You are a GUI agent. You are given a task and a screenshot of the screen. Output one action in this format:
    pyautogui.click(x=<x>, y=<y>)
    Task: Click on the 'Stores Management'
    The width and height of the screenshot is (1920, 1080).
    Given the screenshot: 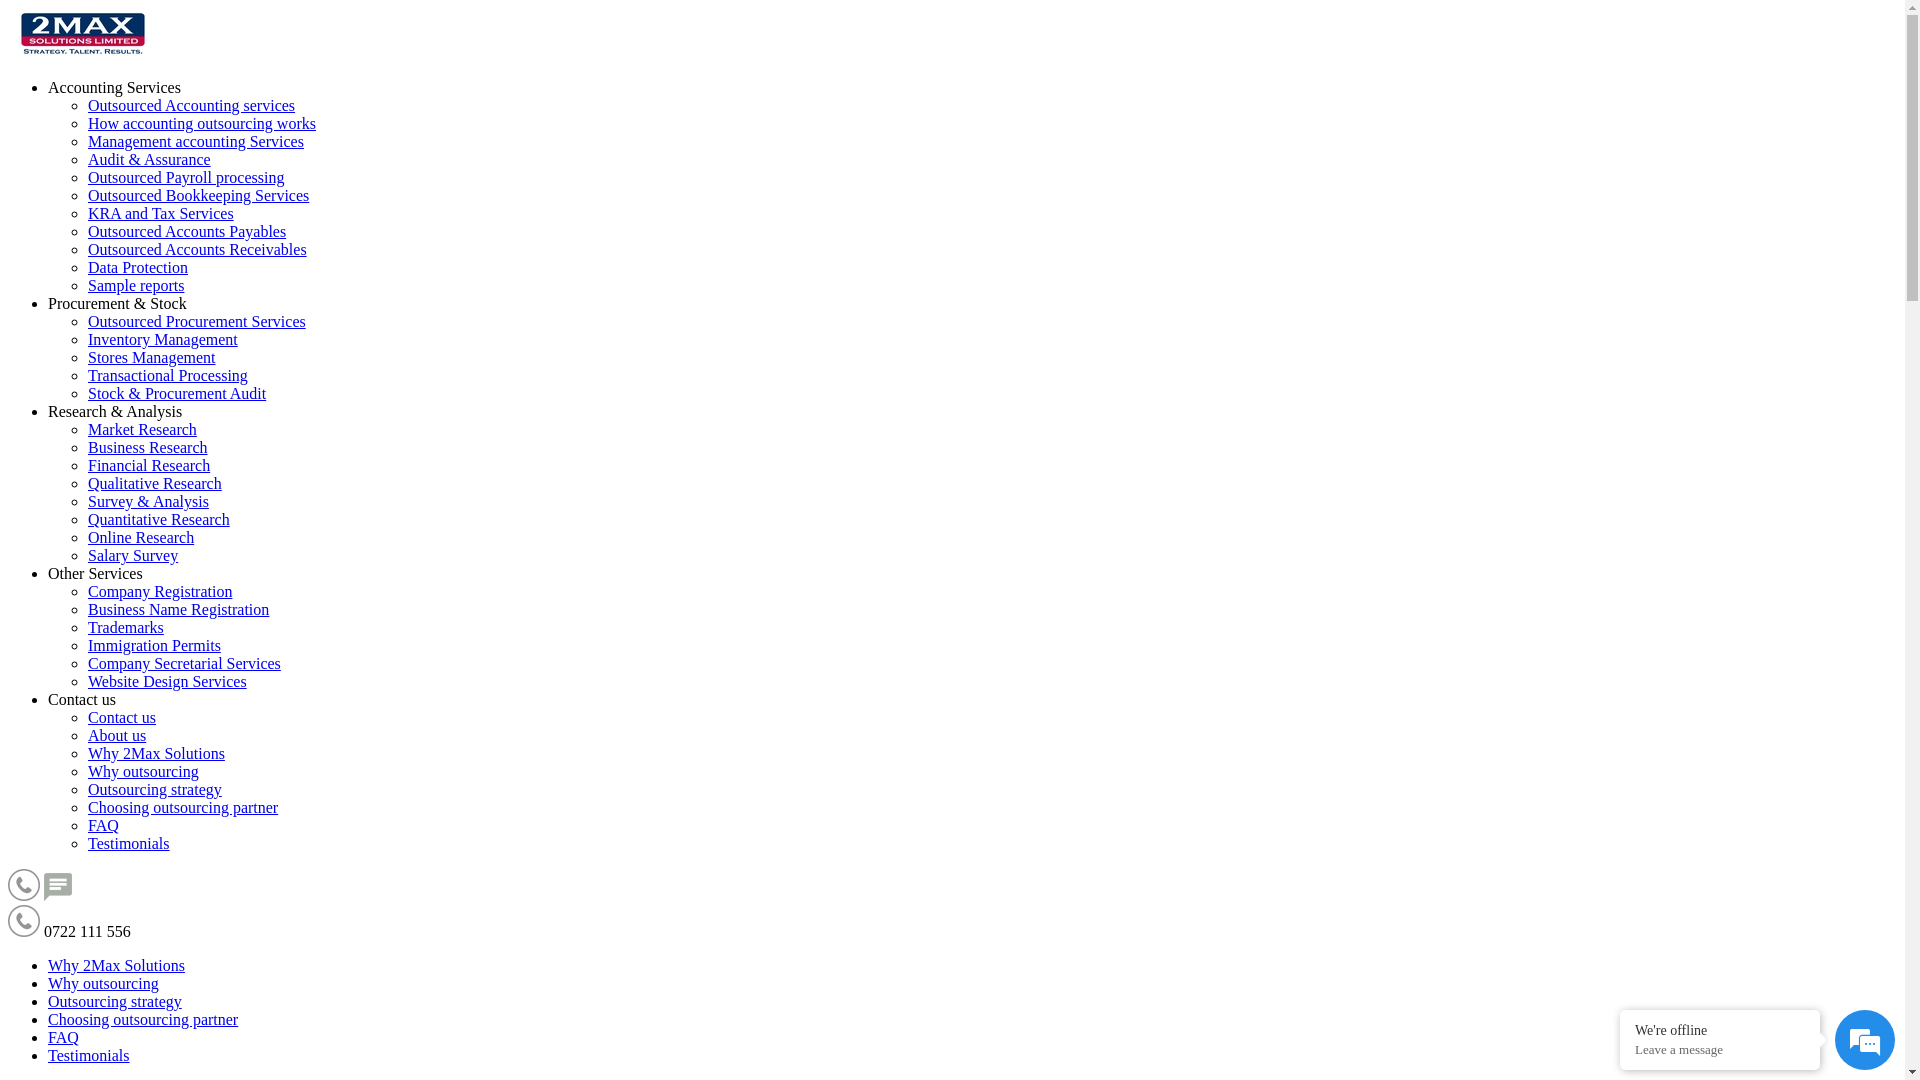 What is the action you would take?
    pyautogui.click(x=151, y=356)
    